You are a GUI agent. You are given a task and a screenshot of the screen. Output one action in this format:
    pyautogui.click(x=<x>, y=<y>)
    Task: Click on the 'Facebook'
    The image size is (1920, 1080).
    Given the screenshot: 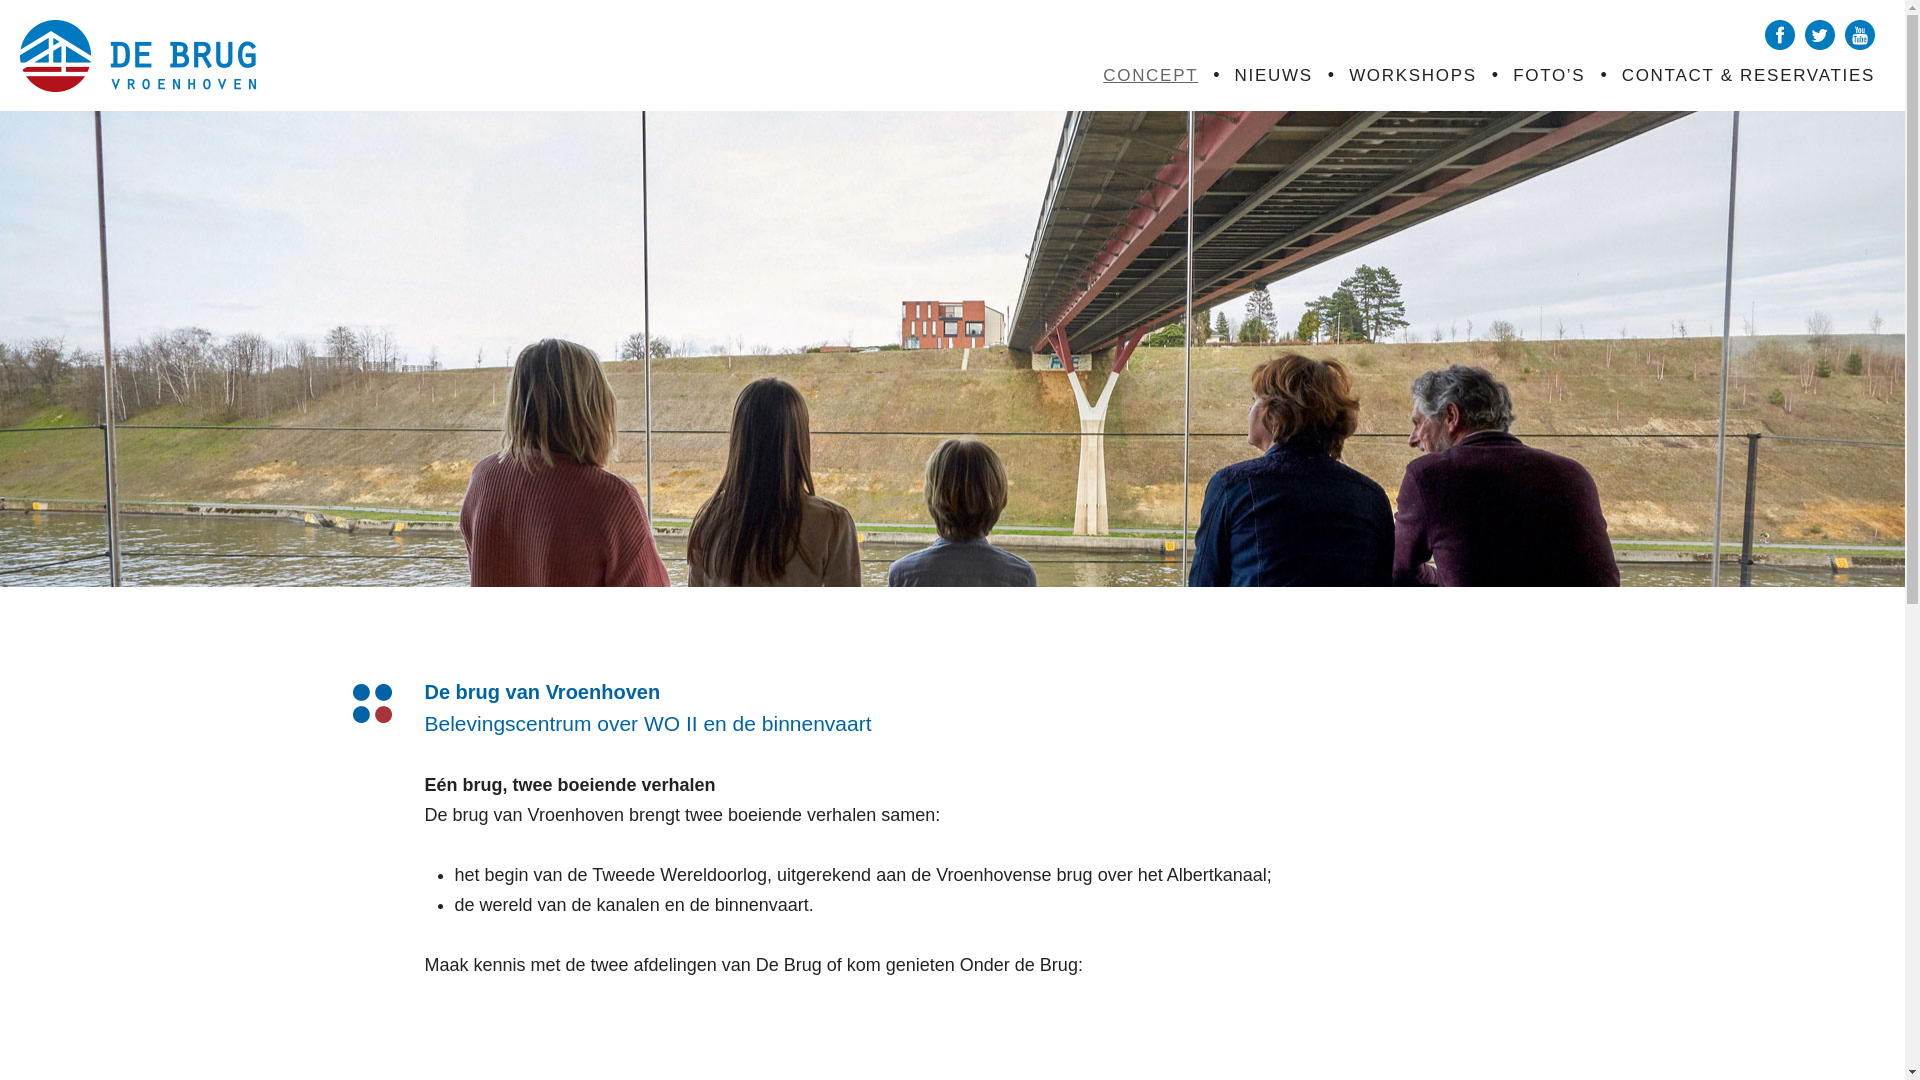 What is the action you would take?
    pyautogui.click(x=1760, y=34)
    